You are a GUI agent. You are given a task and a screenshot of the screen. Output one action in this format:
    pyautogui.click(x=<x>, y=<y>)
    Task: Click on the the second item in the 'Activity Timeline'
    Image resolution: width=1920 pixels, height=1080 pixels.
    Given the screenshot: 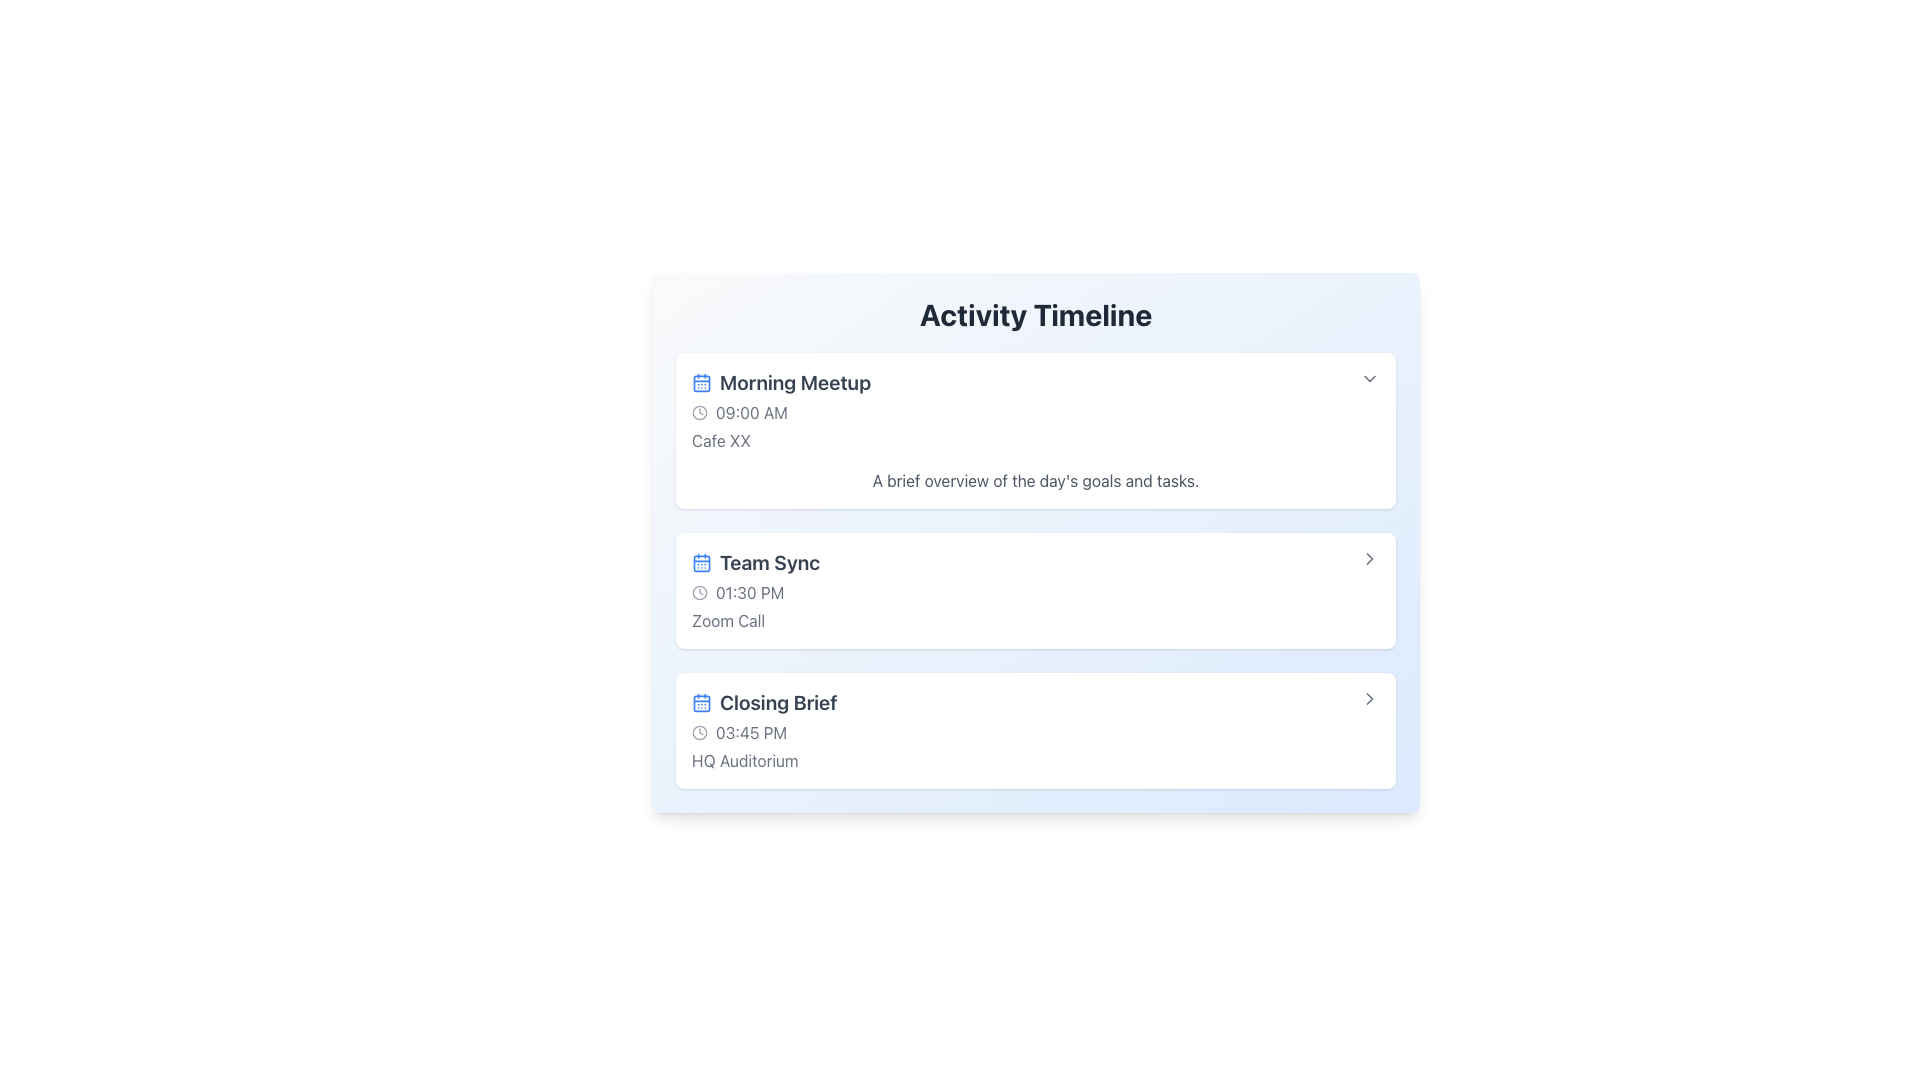 What is the action you would take?
    pyautogui.click(x=1036, y=589)
    